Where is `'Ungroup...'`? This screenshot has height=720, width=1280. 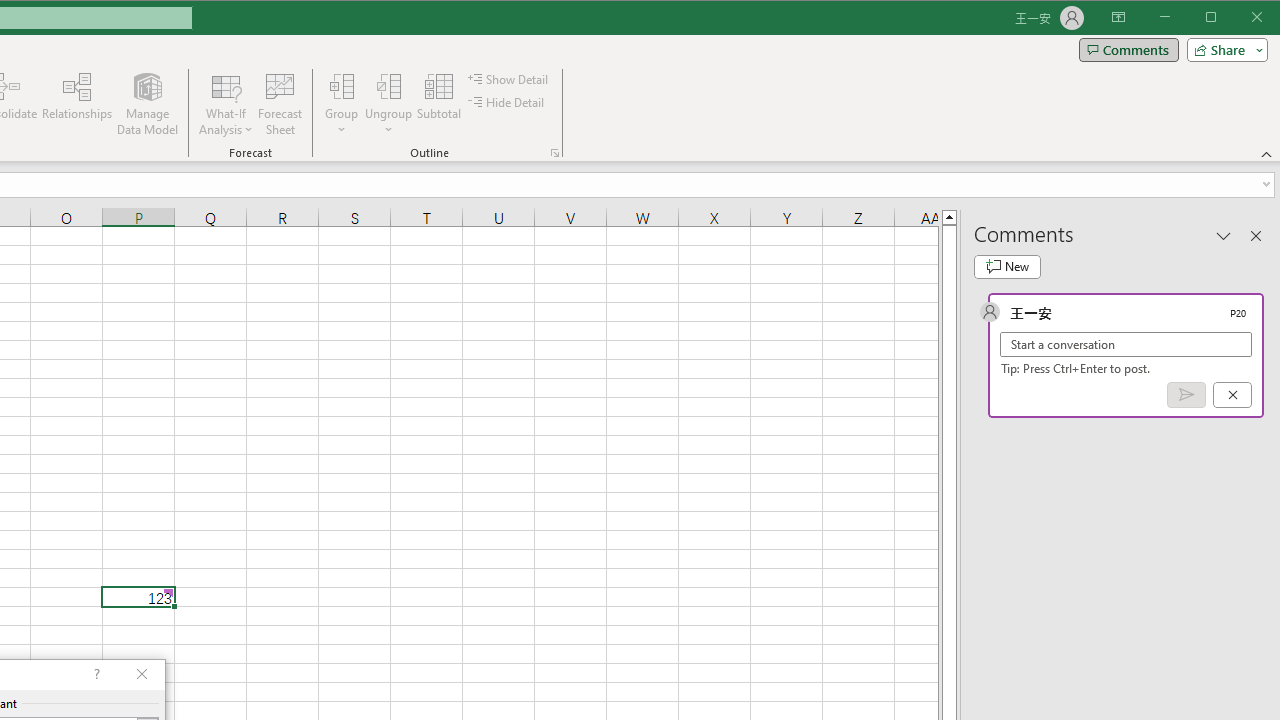 'Ungroup...' is located at coordinates (389, 104).